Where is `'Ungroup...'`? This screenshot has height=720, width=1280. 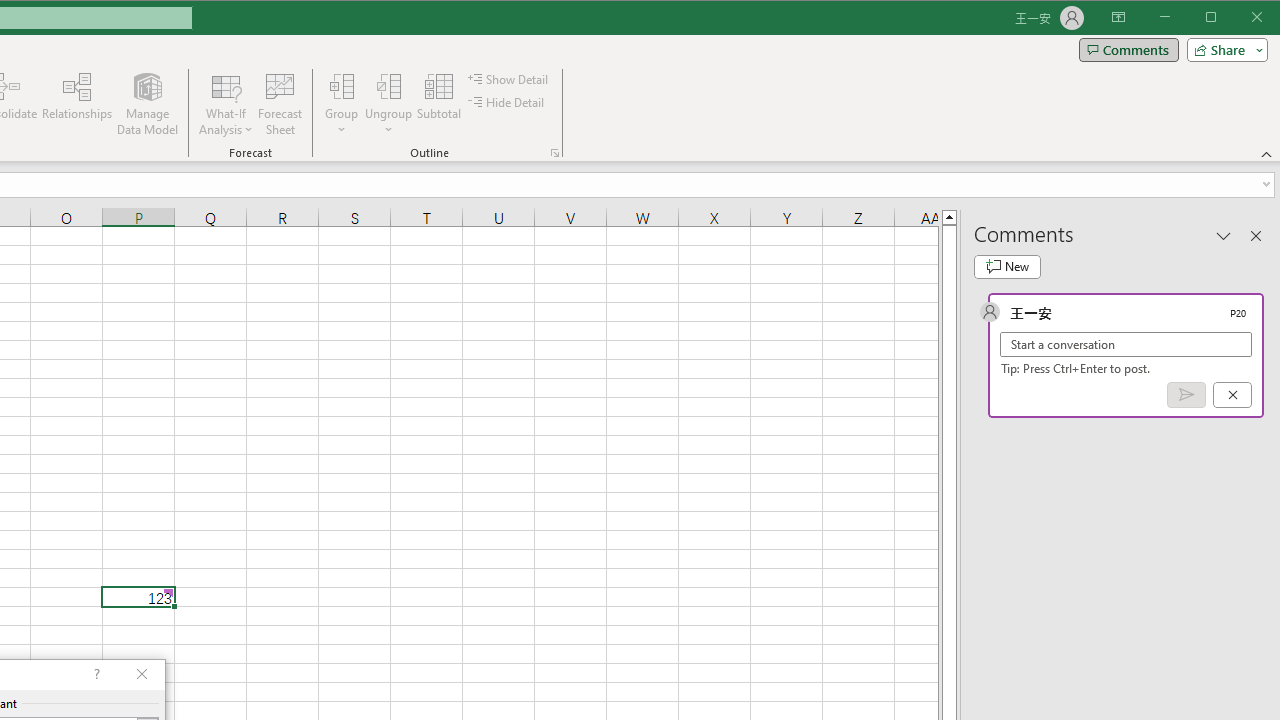 'Ungroup...' is located at coordinates (389, 104).